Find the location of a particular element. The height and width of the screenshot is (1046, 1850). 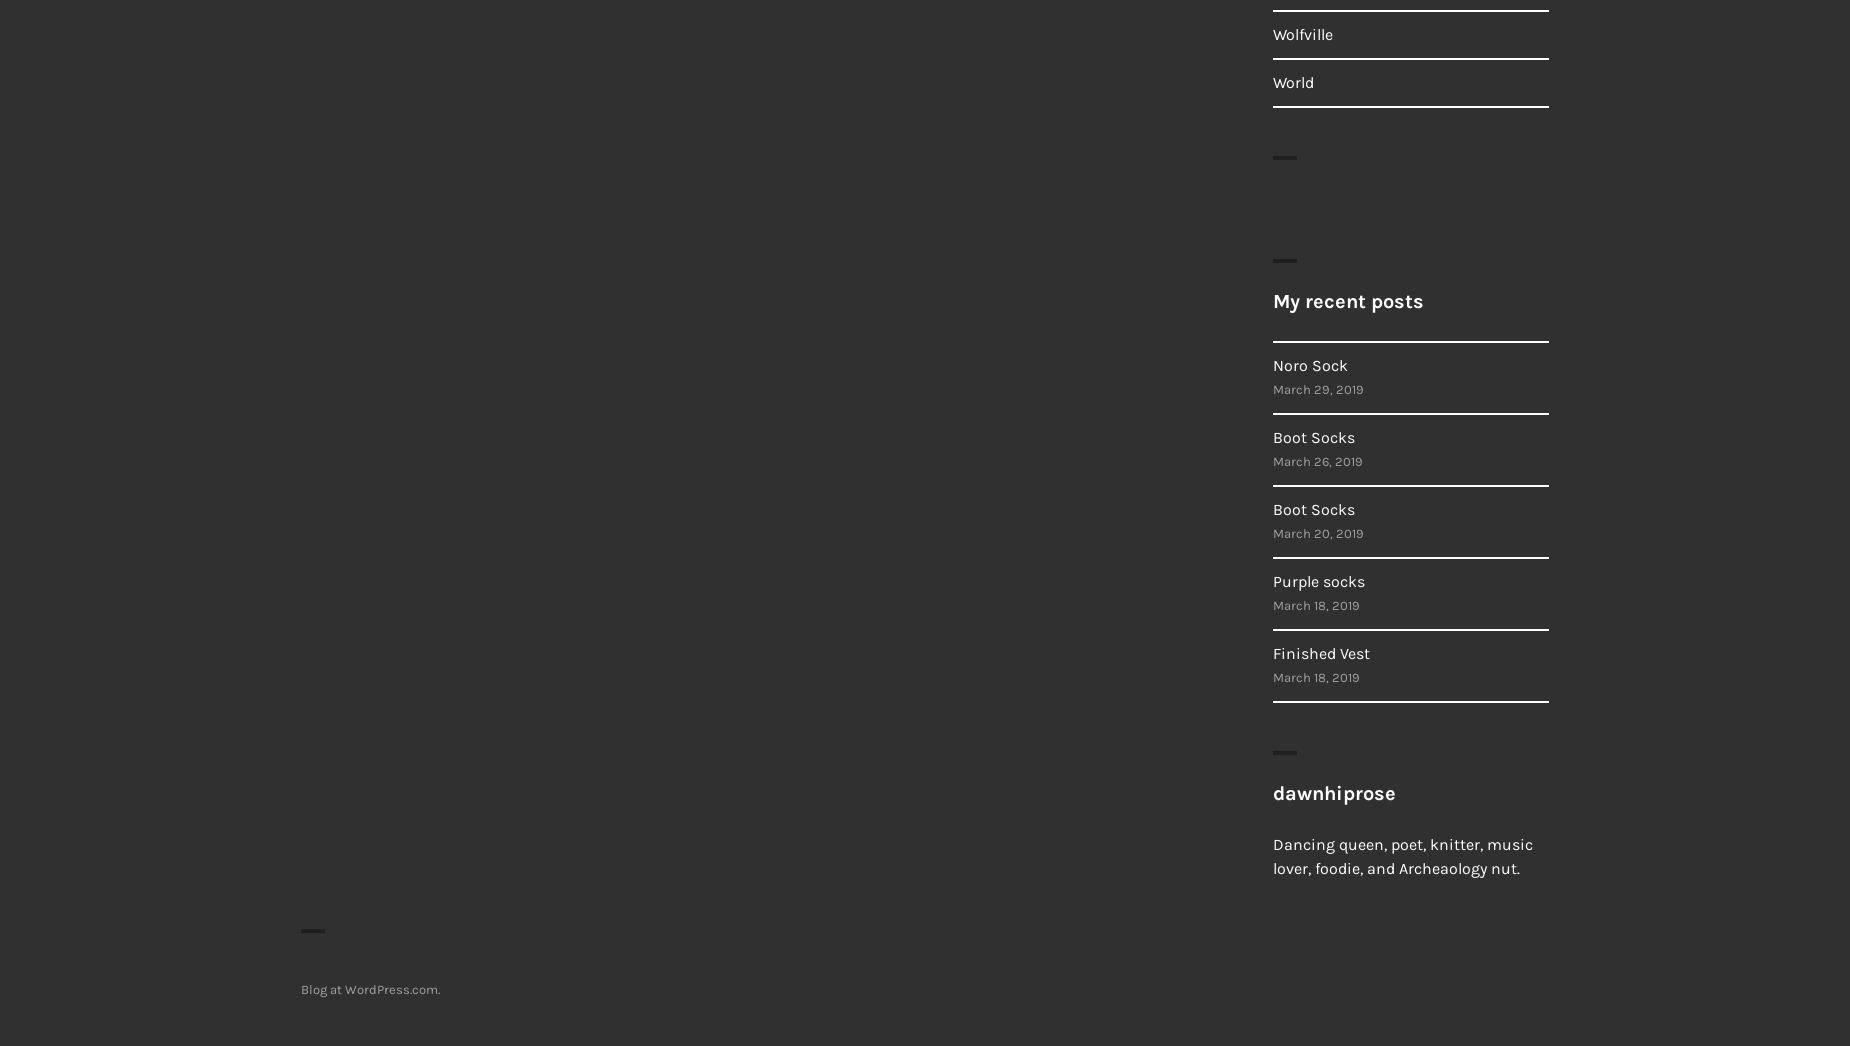

'Noro Sock' is located at coordinates (1309, 364).